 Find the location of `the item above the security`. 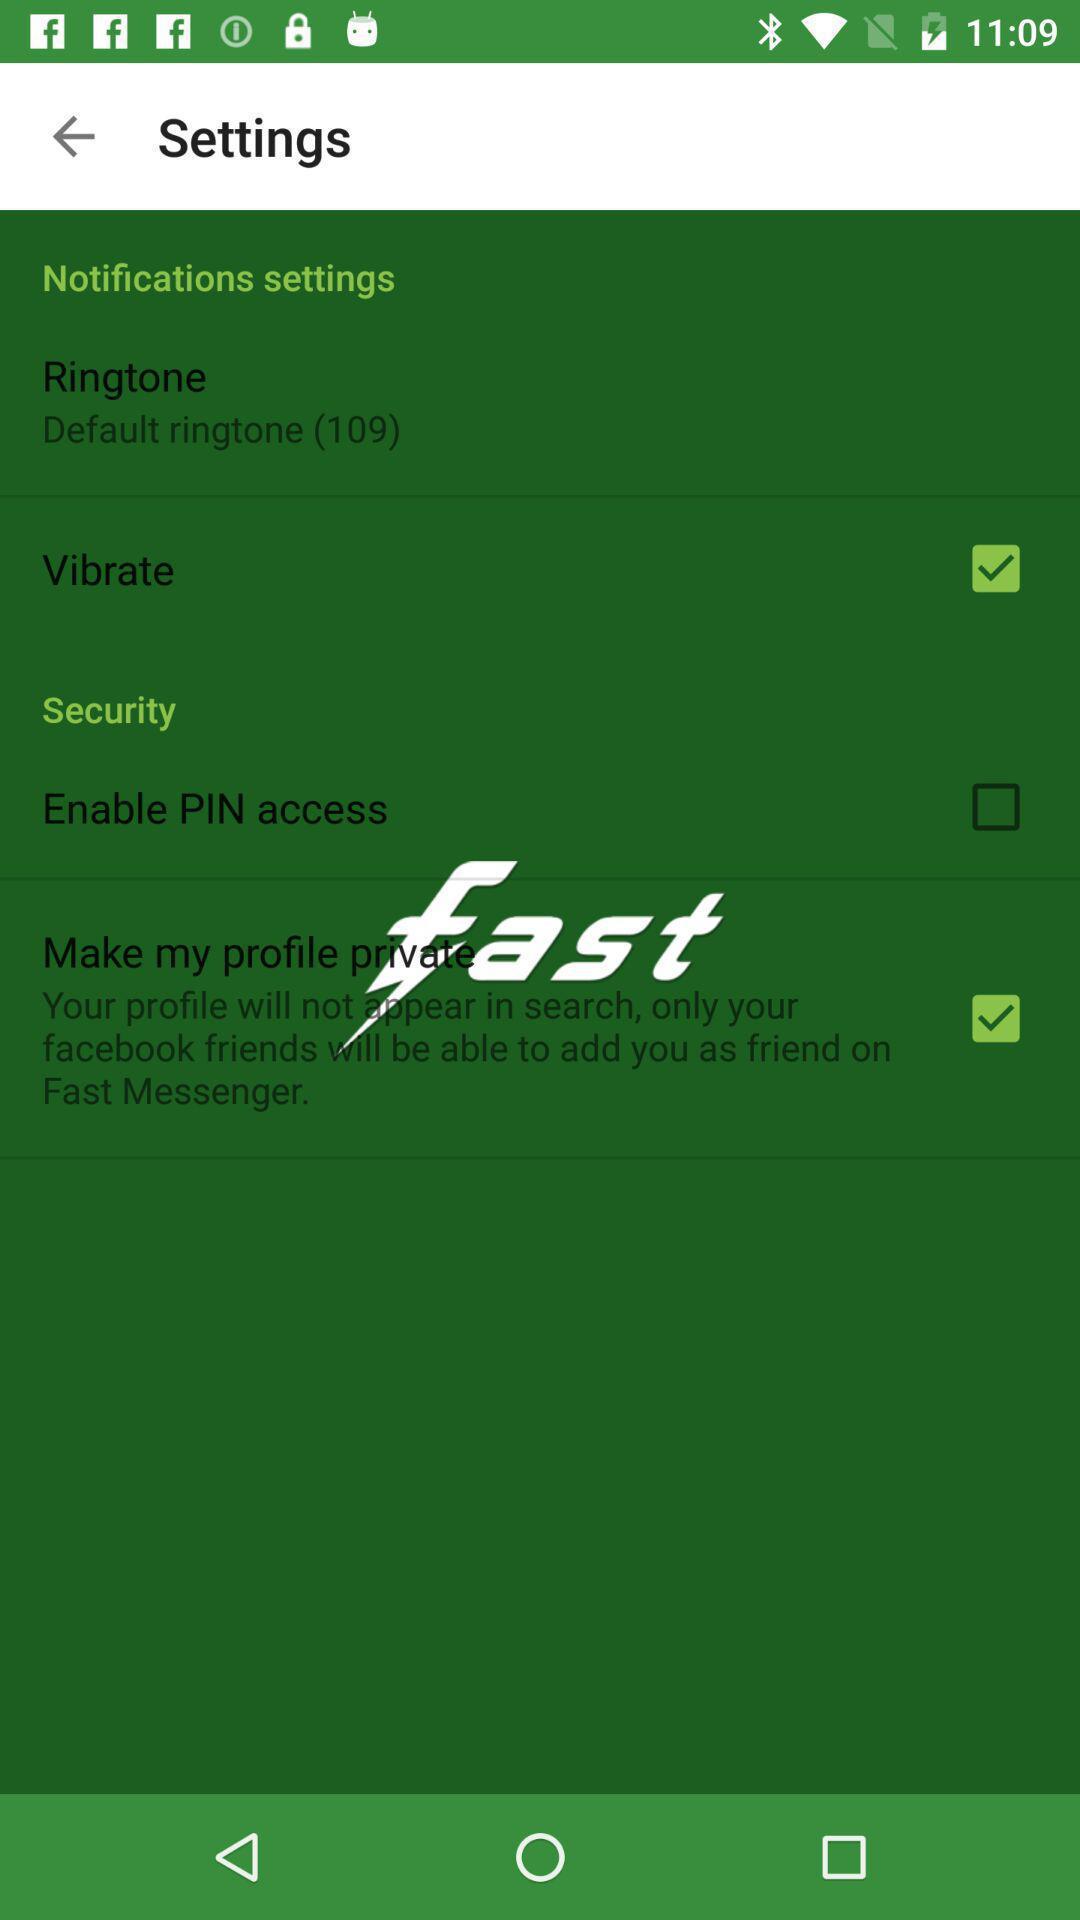

the item above the security is located at coordinates (108, 567).